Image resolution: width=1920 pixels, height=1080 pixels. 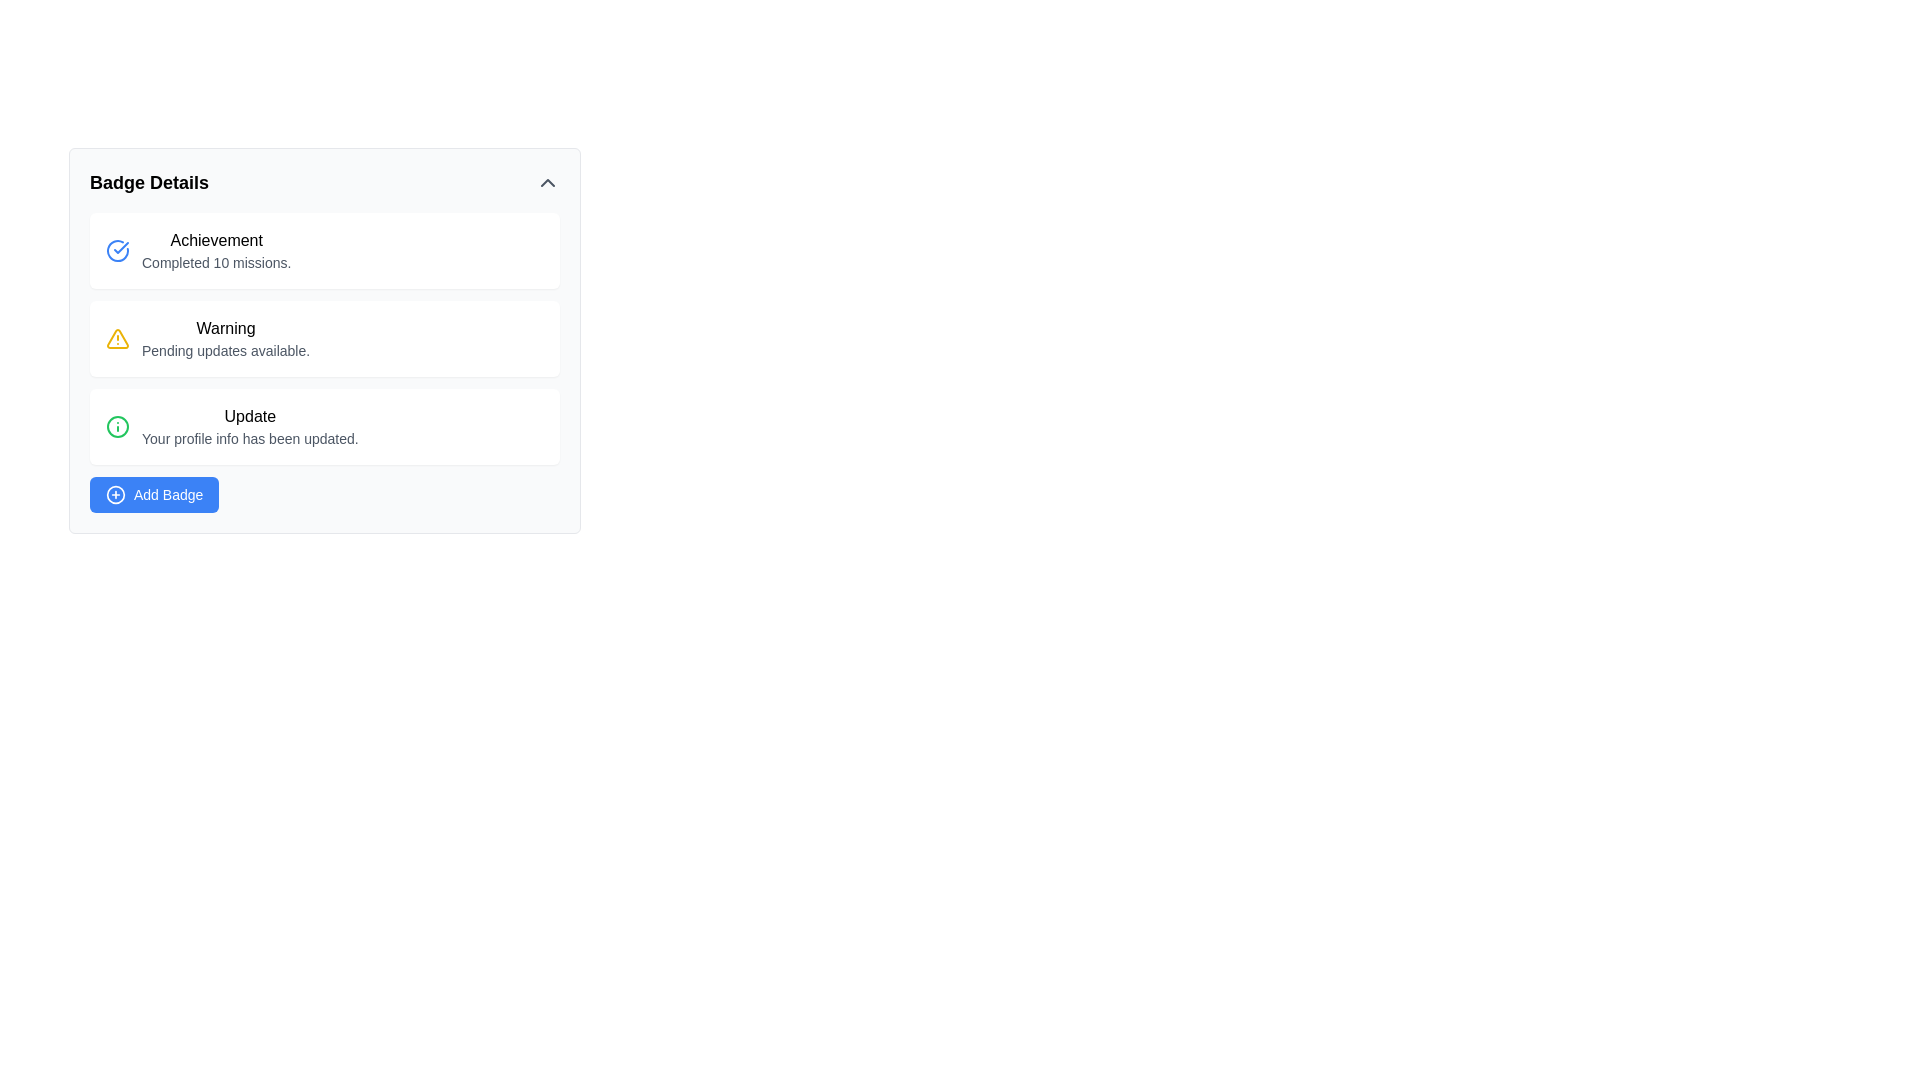 What do you see at coordinates (114, 494) in the screenshot?
I see `the circular SVG element that is part of the round-plus icon associated with the phrase 'Add Badge' in the 'Badge Details' section` at bounding box center [114, 494].